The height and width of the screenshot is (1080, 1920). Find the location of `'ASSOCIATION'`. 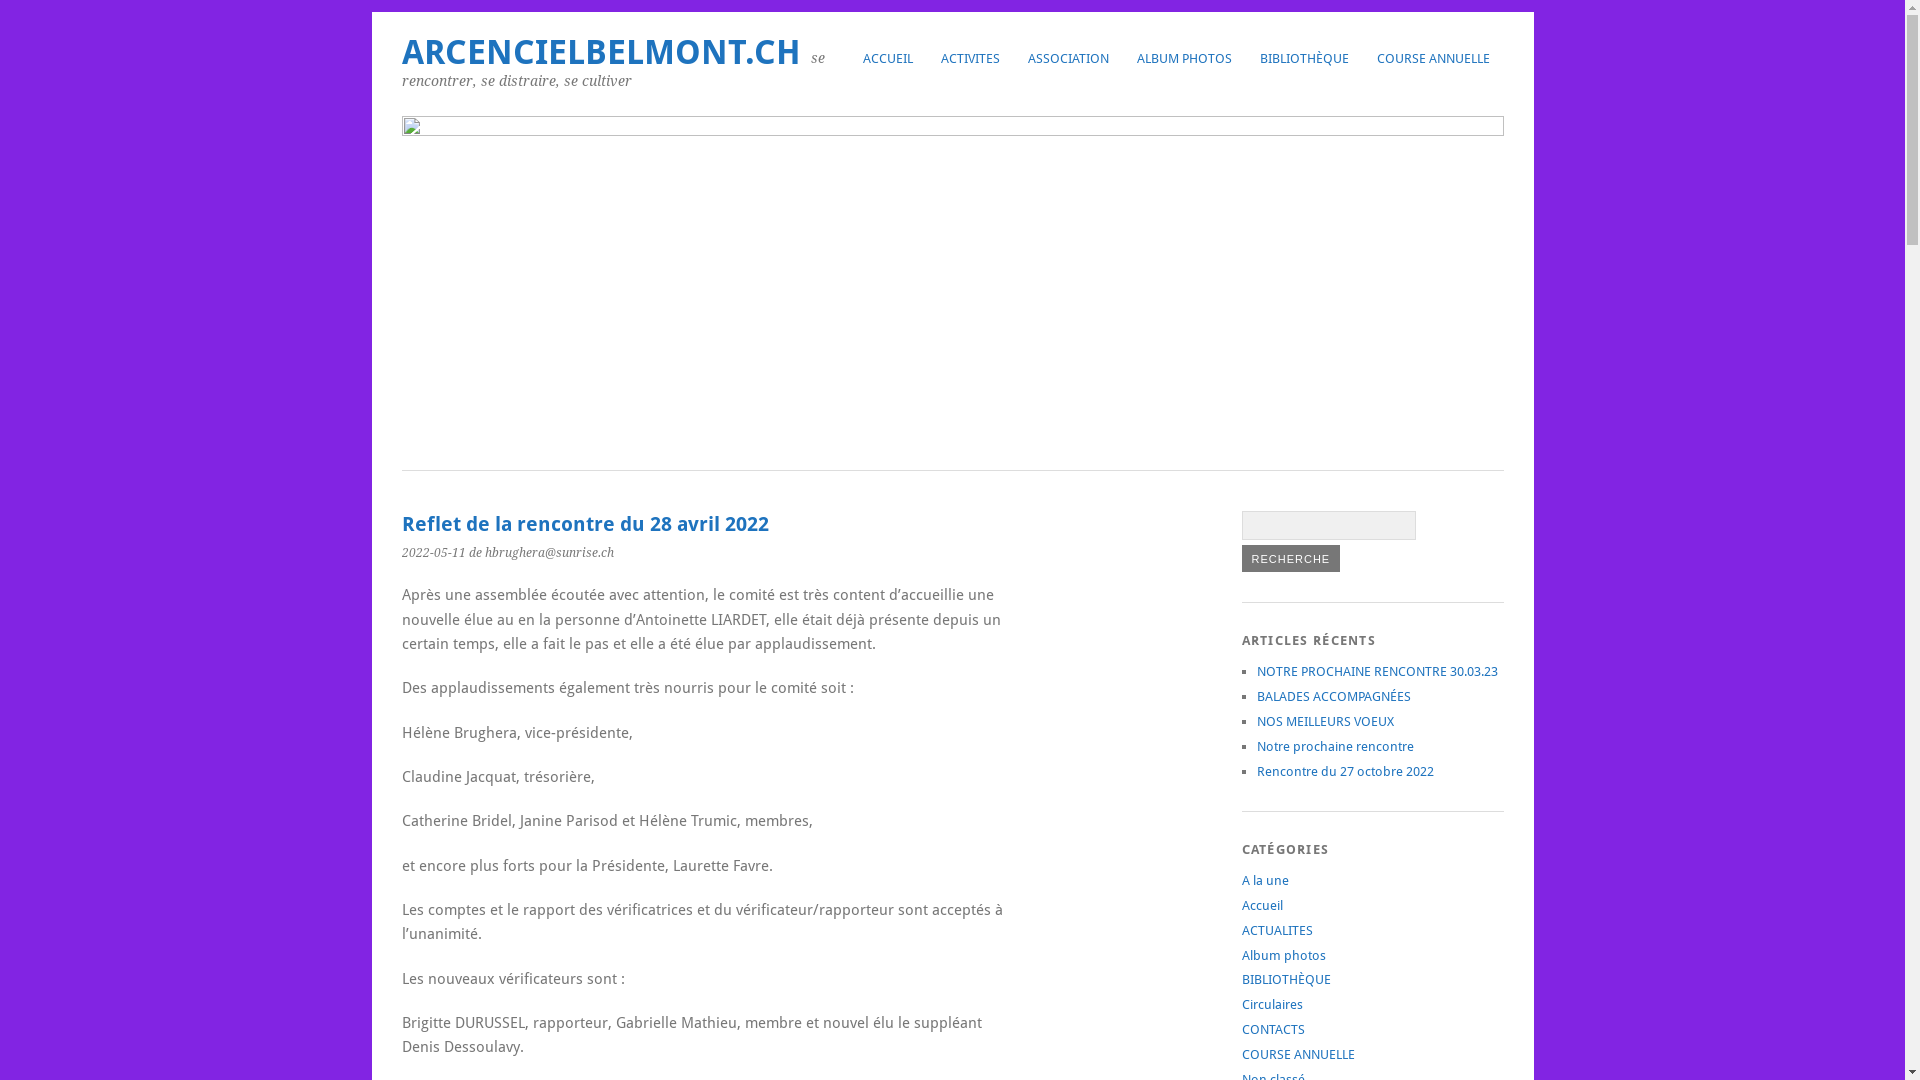

'ASSOCIATION' is located at coordinates (1067, 57).